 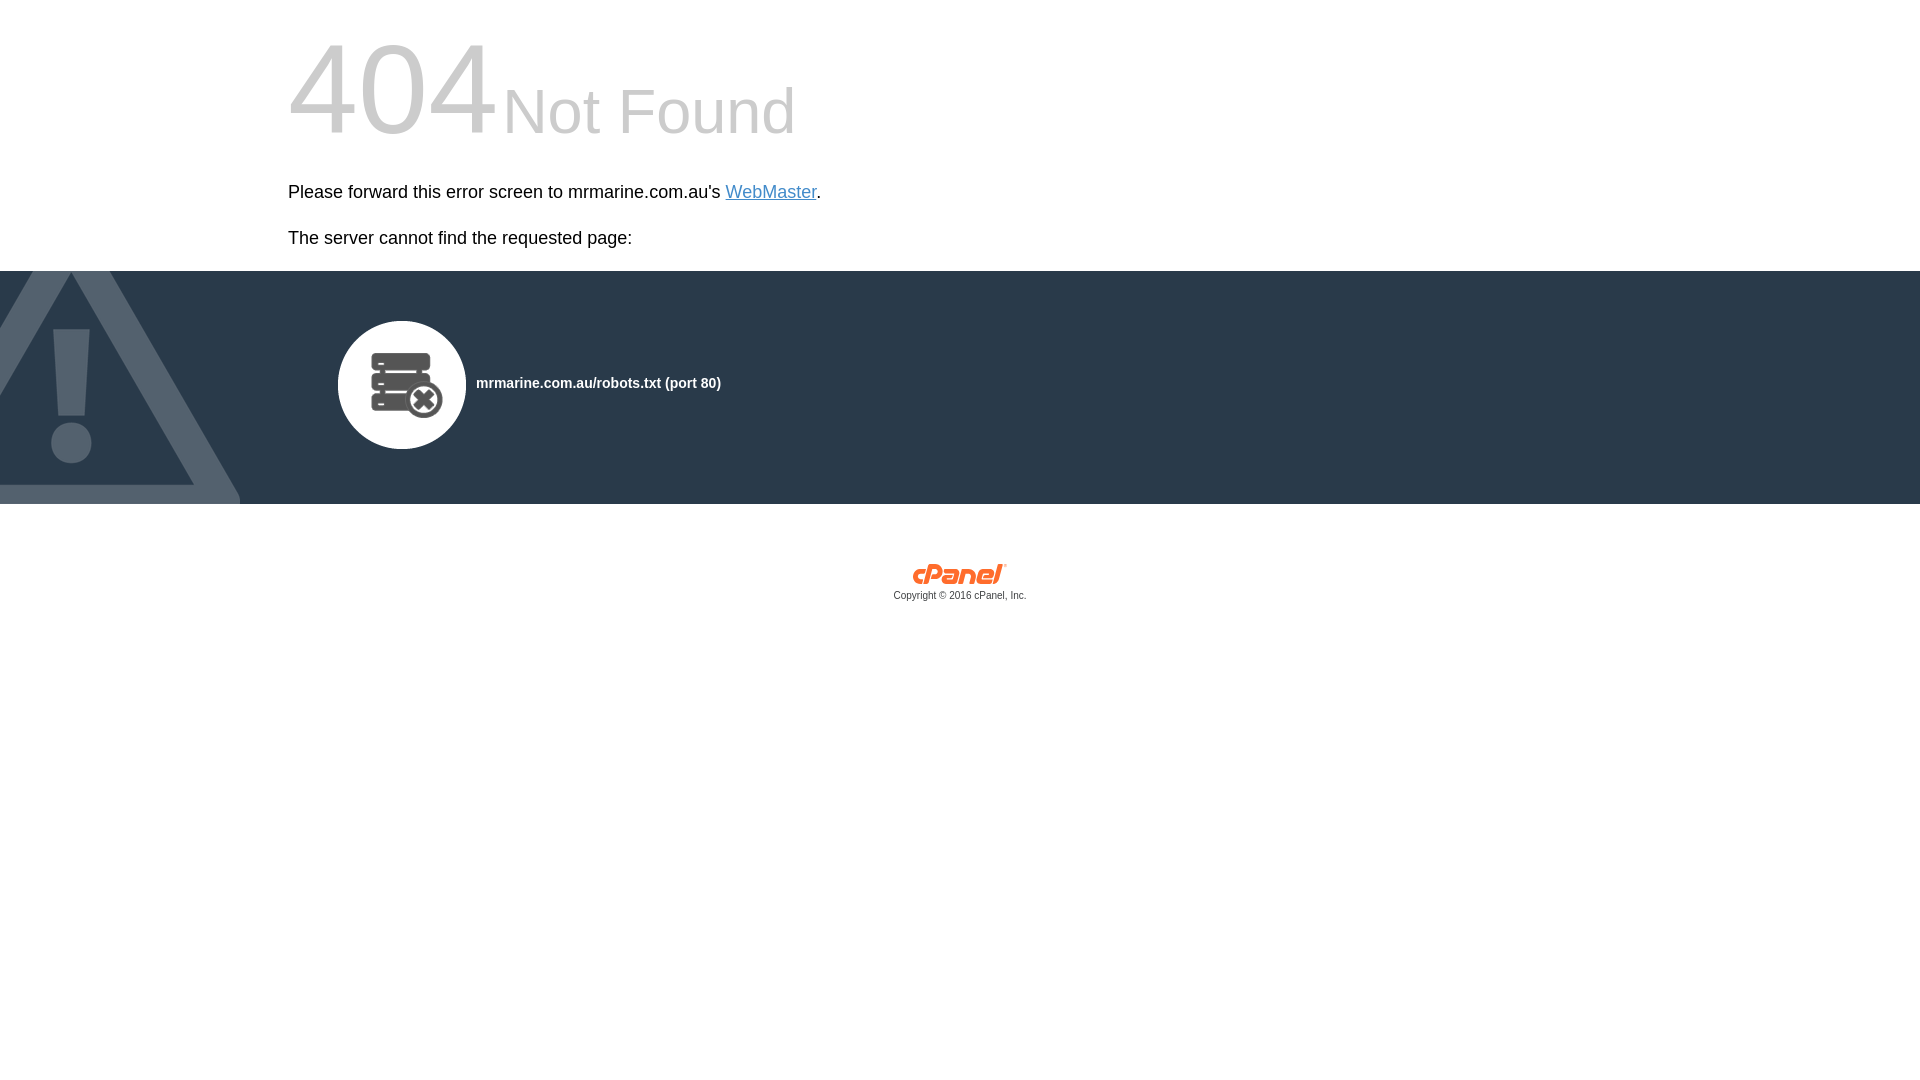 What do you see at coordinates (770, 192) in the screenshot?
I see `'WebMaster'` at bounding box center [770, 192].